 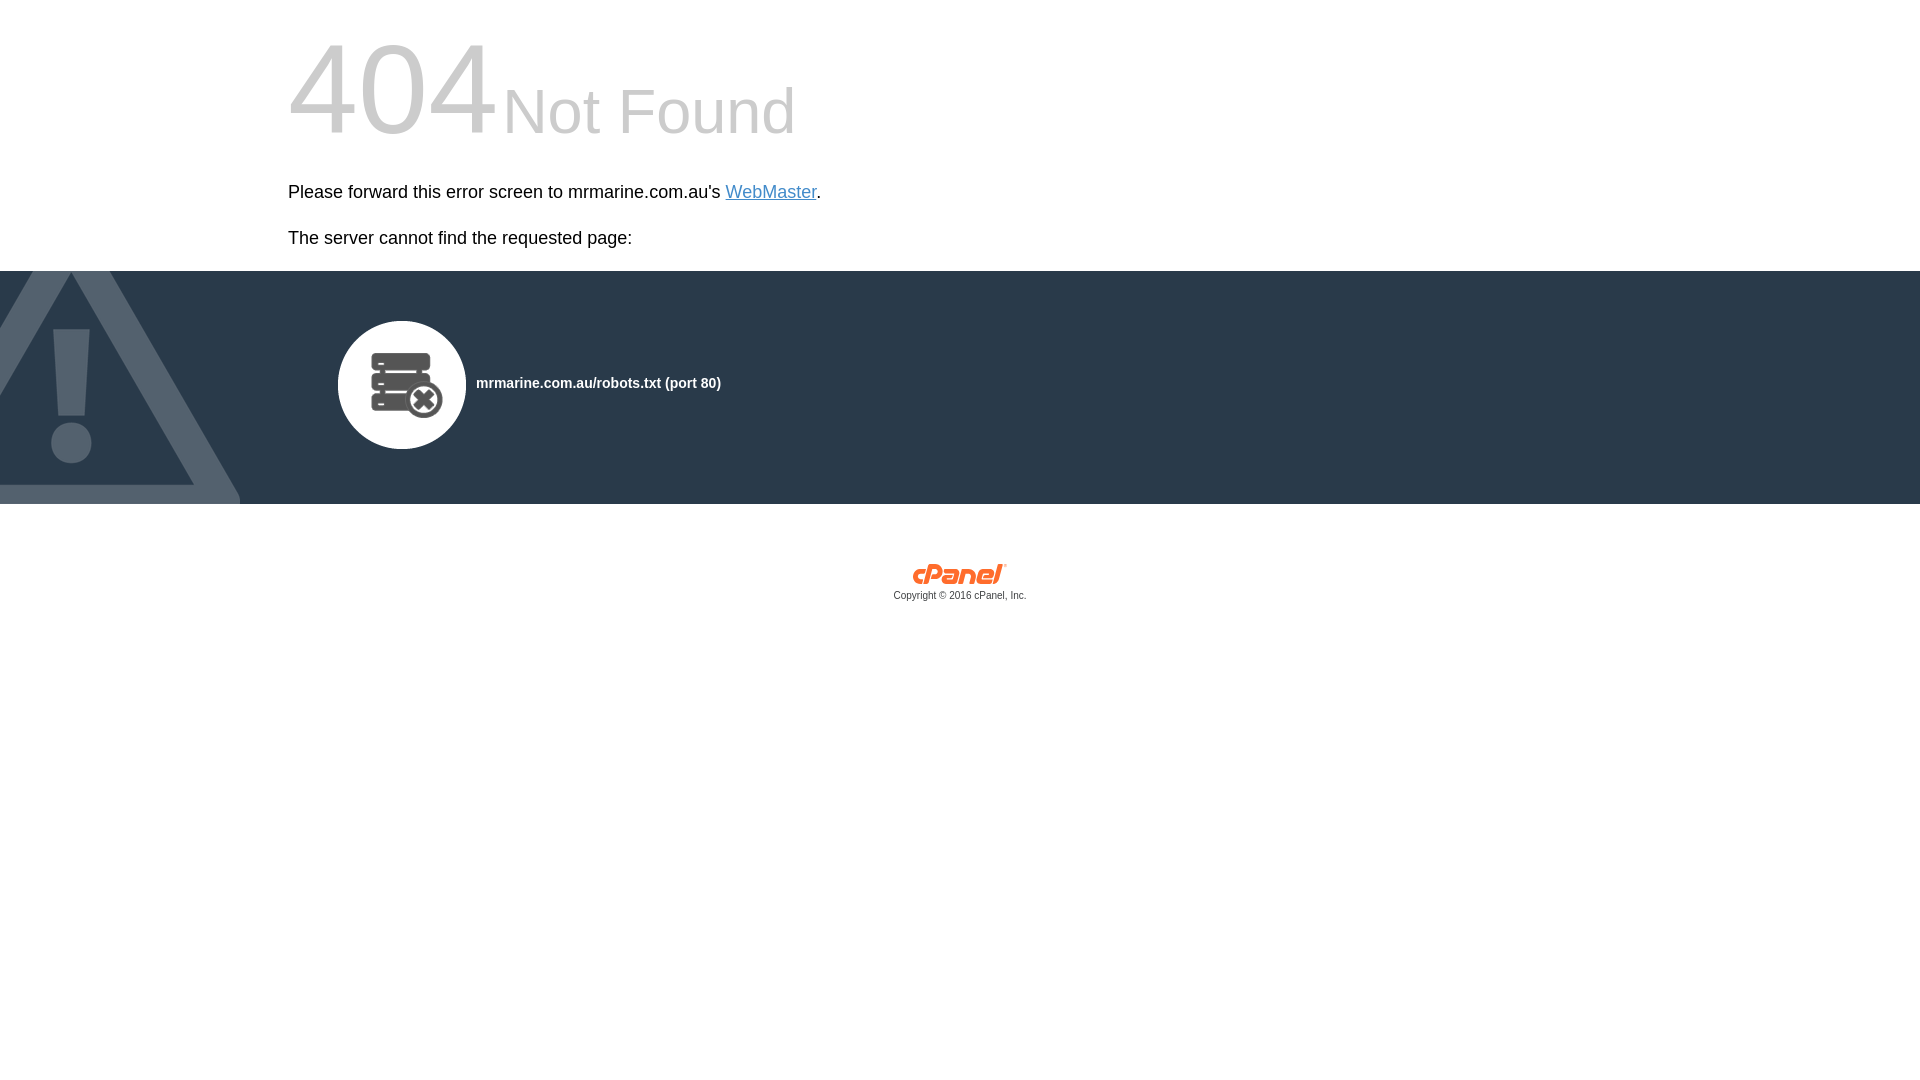 What do you see at coordinates (770, 192) in the screenshot?
I see `'WebMaster'` at bounding box center [770, 192].